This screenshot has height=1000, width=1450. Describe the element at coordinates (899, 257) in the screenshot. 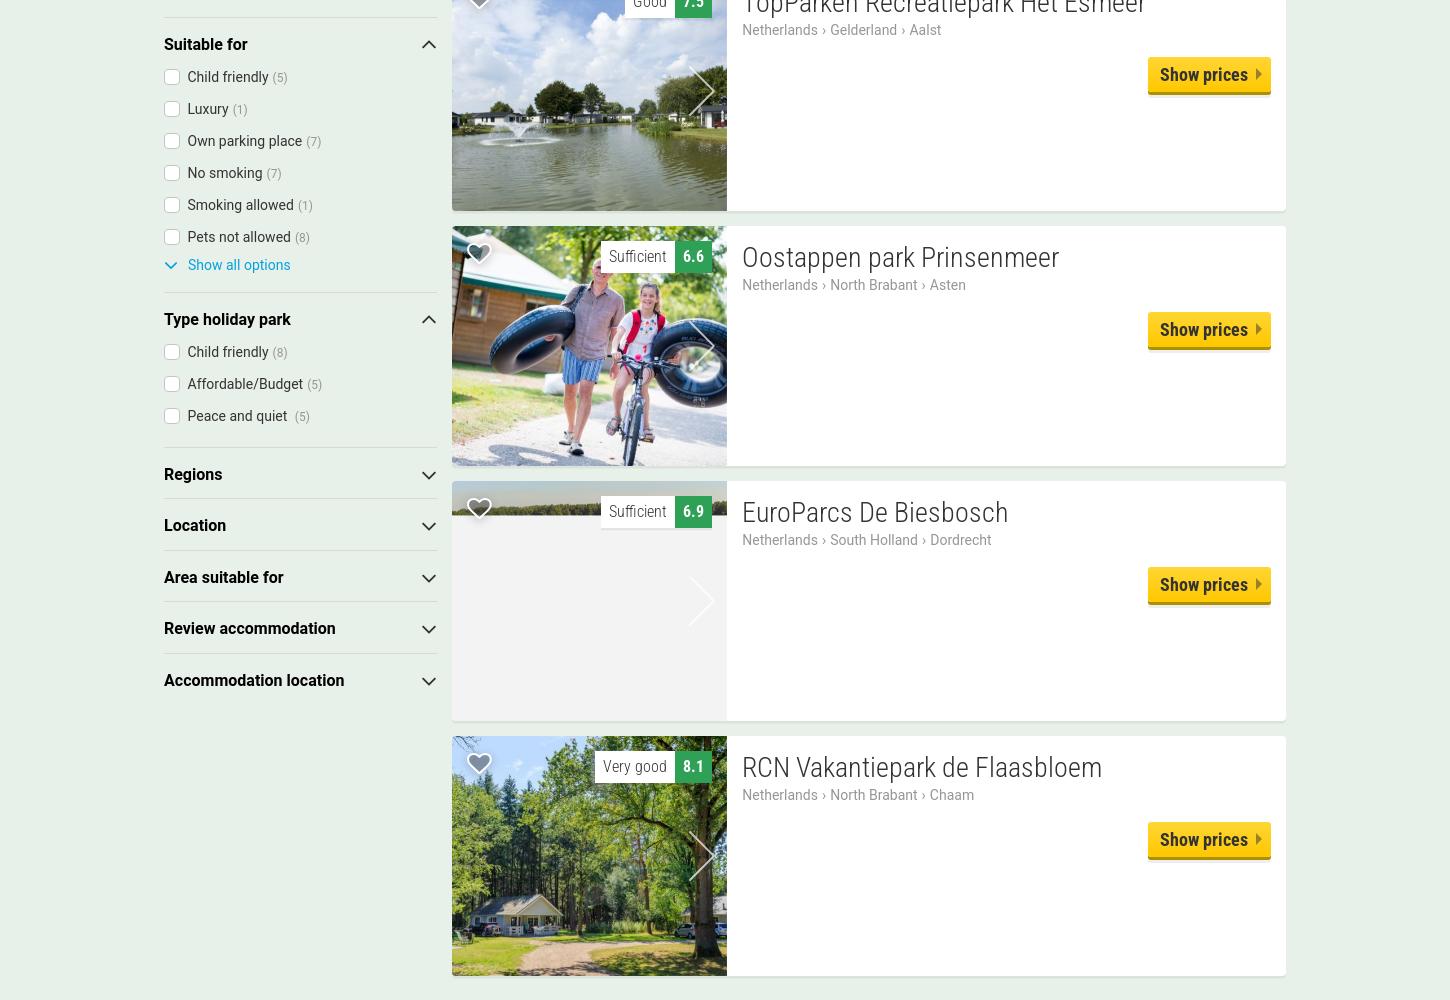

I see `'Oostappen park Prinsenmeer'` at that location.